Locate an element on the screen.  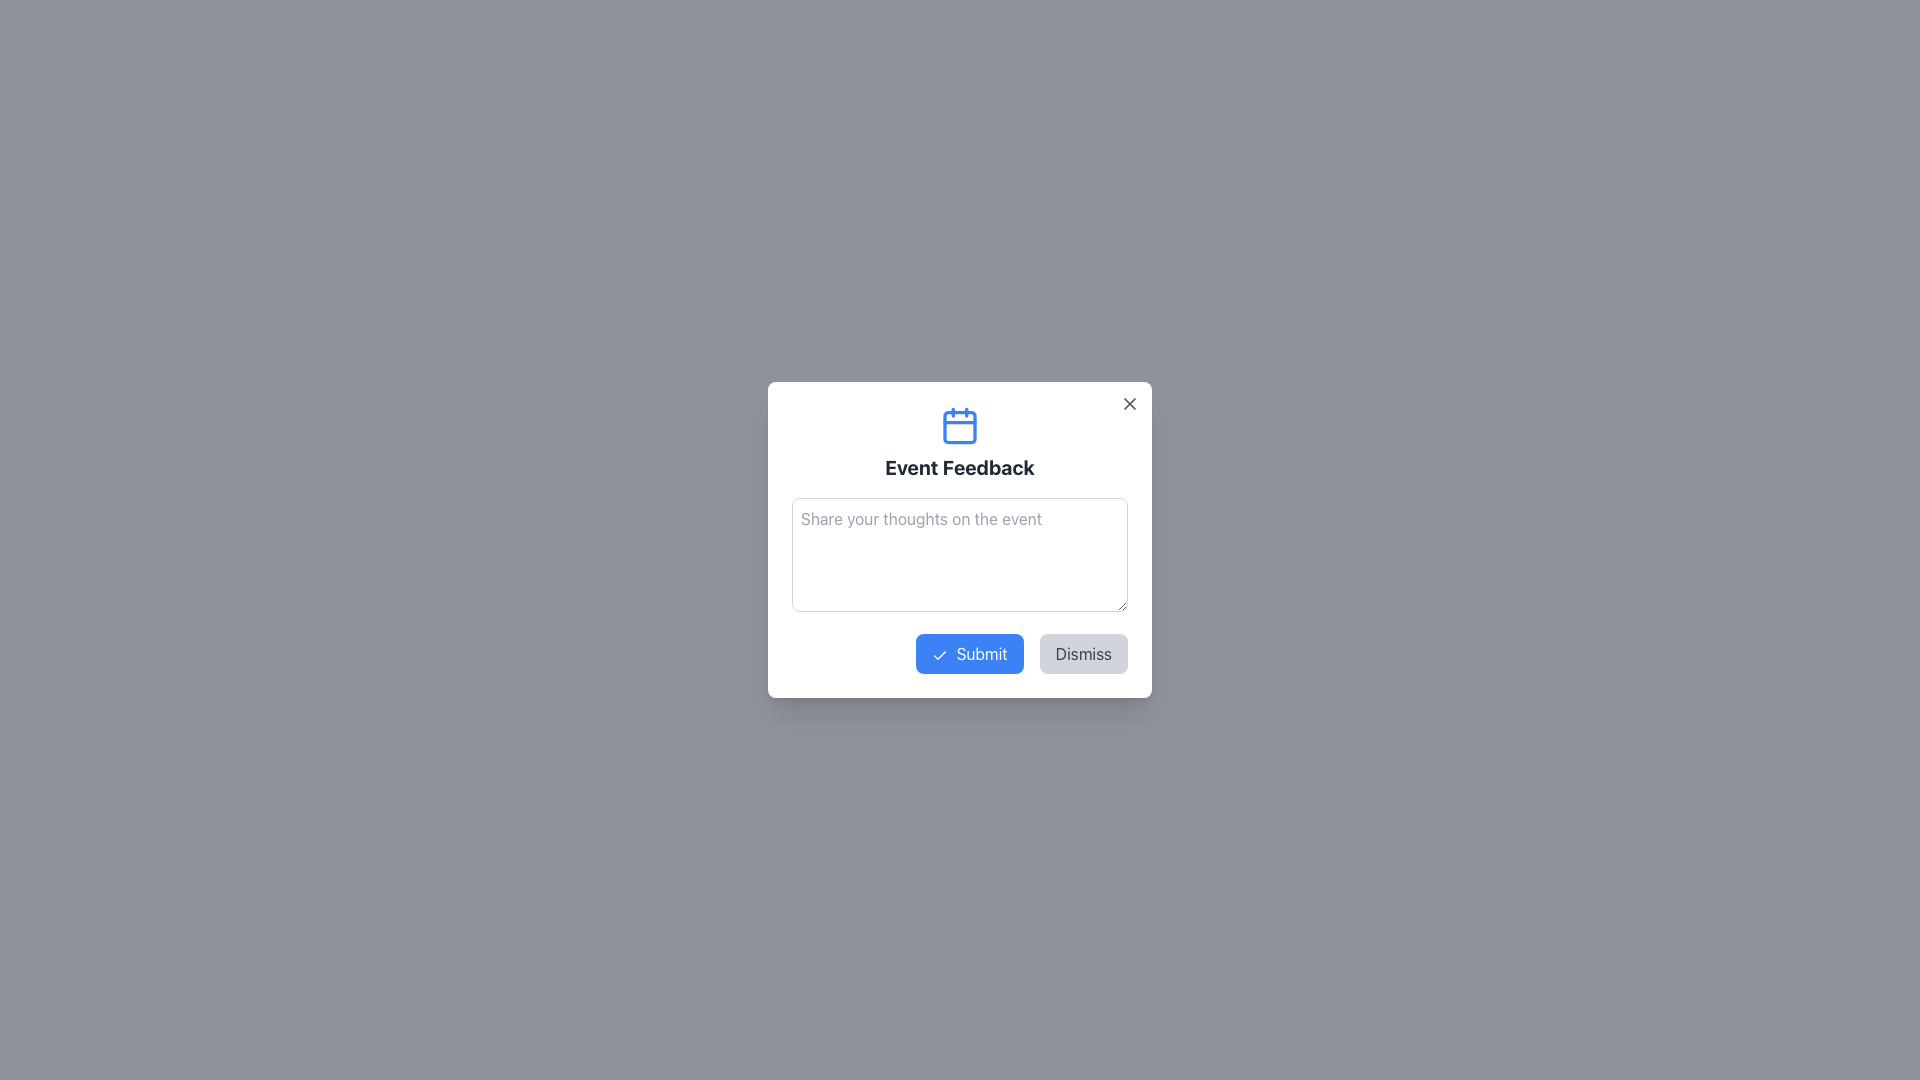
the checkmark icon that visually reinforces the submission of the form, located at the bottom-left section of the 'Submit' button in the modal interface is located at coordinates (939, 655).